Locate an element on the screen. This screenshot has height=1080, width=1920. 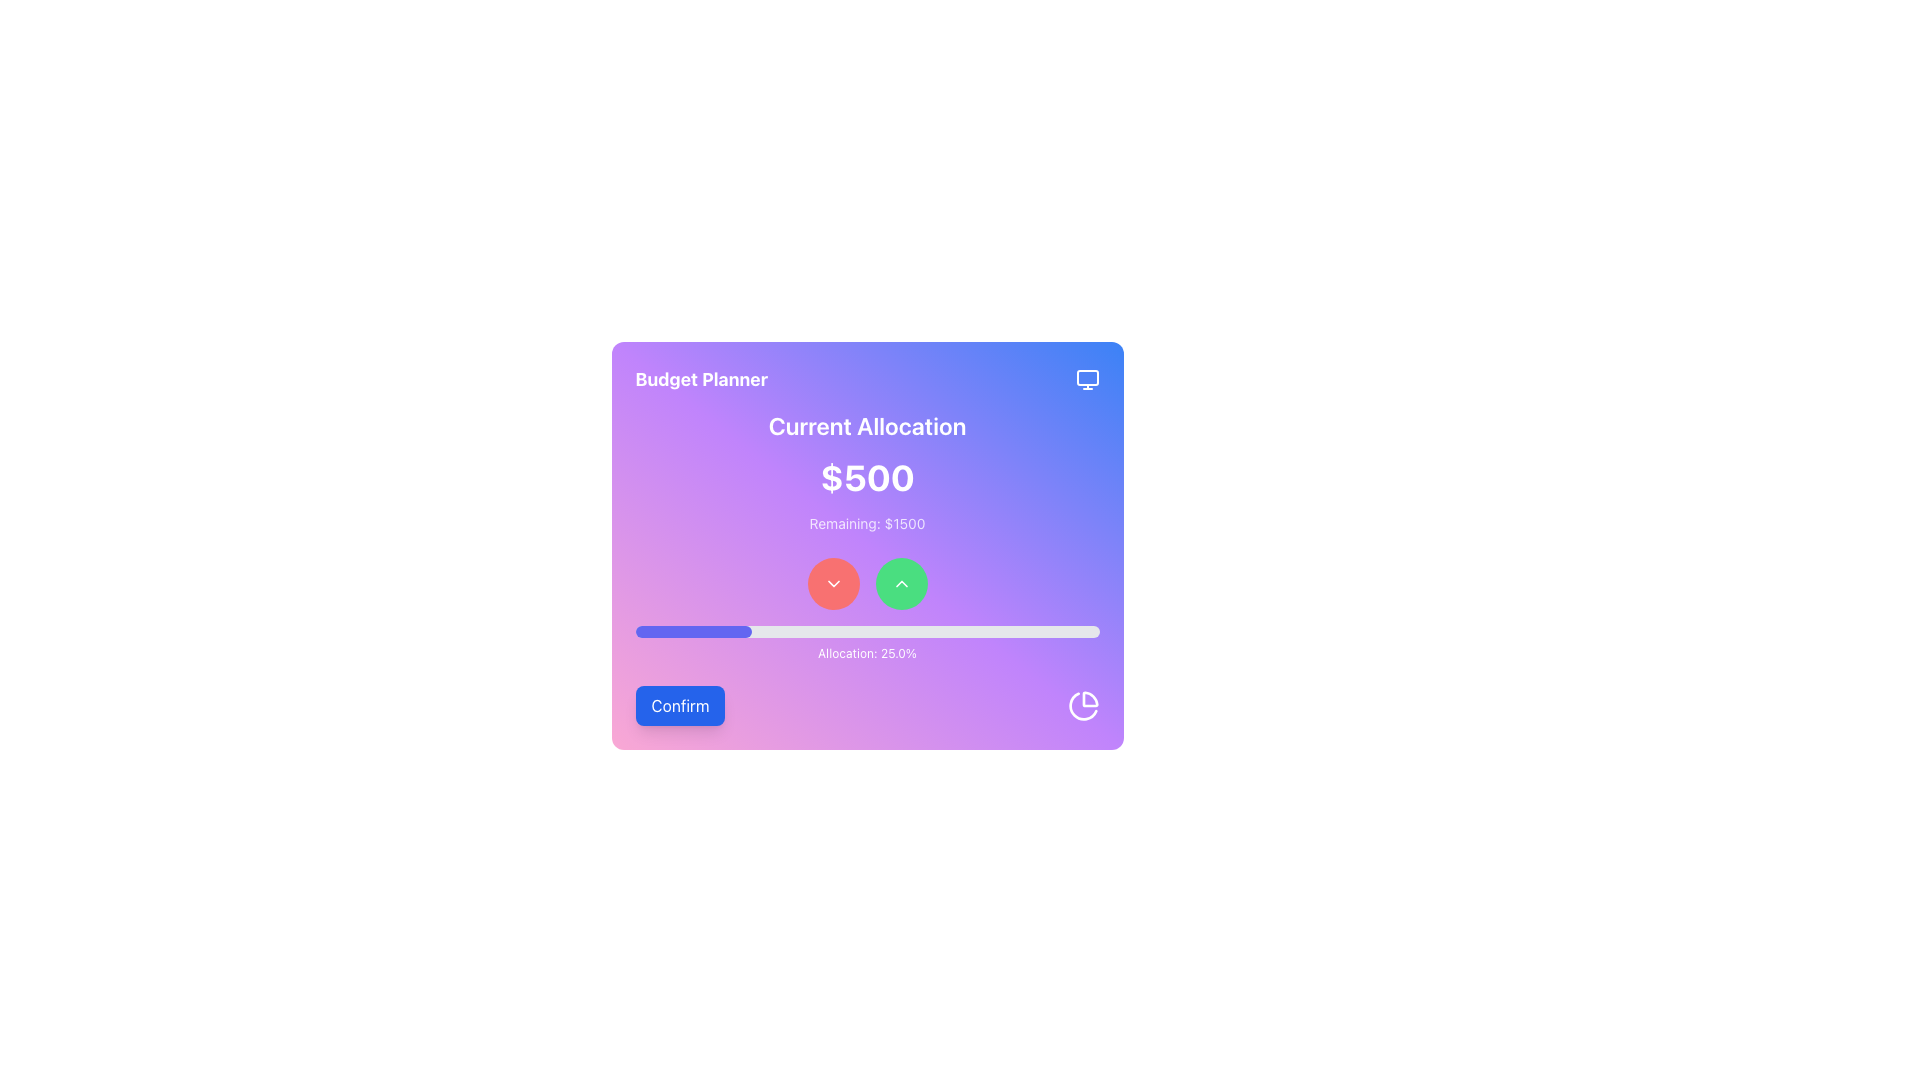
text from the Text Label displaying 'Remaining: $1500', which is positioned below the larger text '$500' in the middle portion of the interface is located at coordinates (867, 523).